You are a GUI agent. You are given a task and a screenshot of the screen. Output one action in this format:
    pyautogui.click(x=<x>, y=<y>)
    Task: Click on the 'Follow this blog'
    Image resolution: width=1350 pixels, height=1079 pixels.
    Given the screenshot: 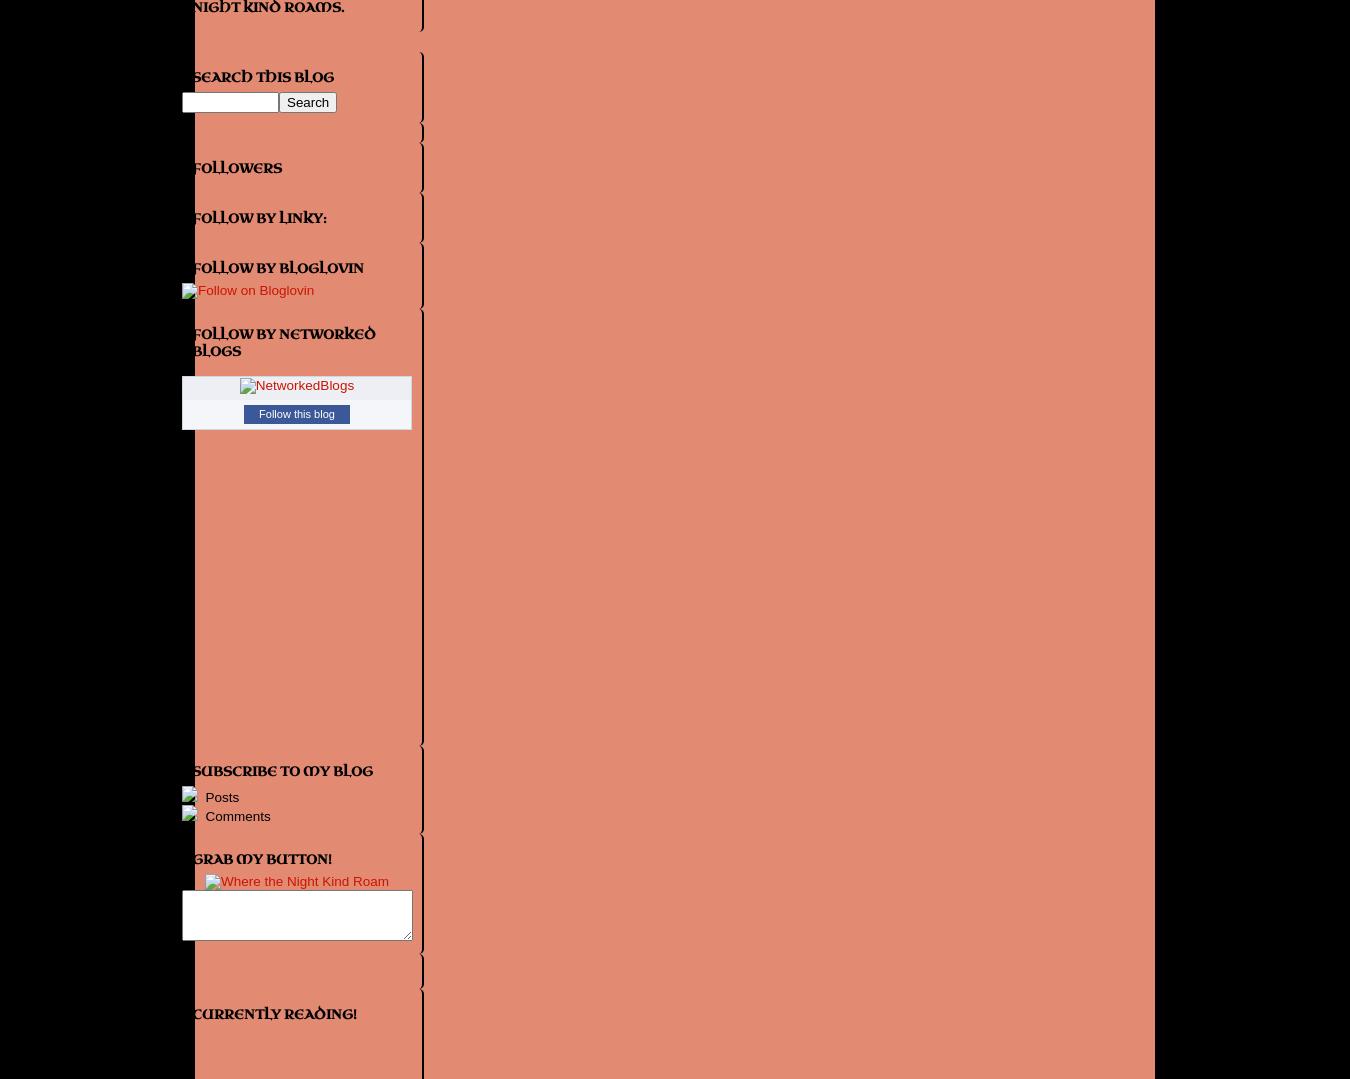 What is the action you would take?
    pyautogui.click(x=258, y=413)
    